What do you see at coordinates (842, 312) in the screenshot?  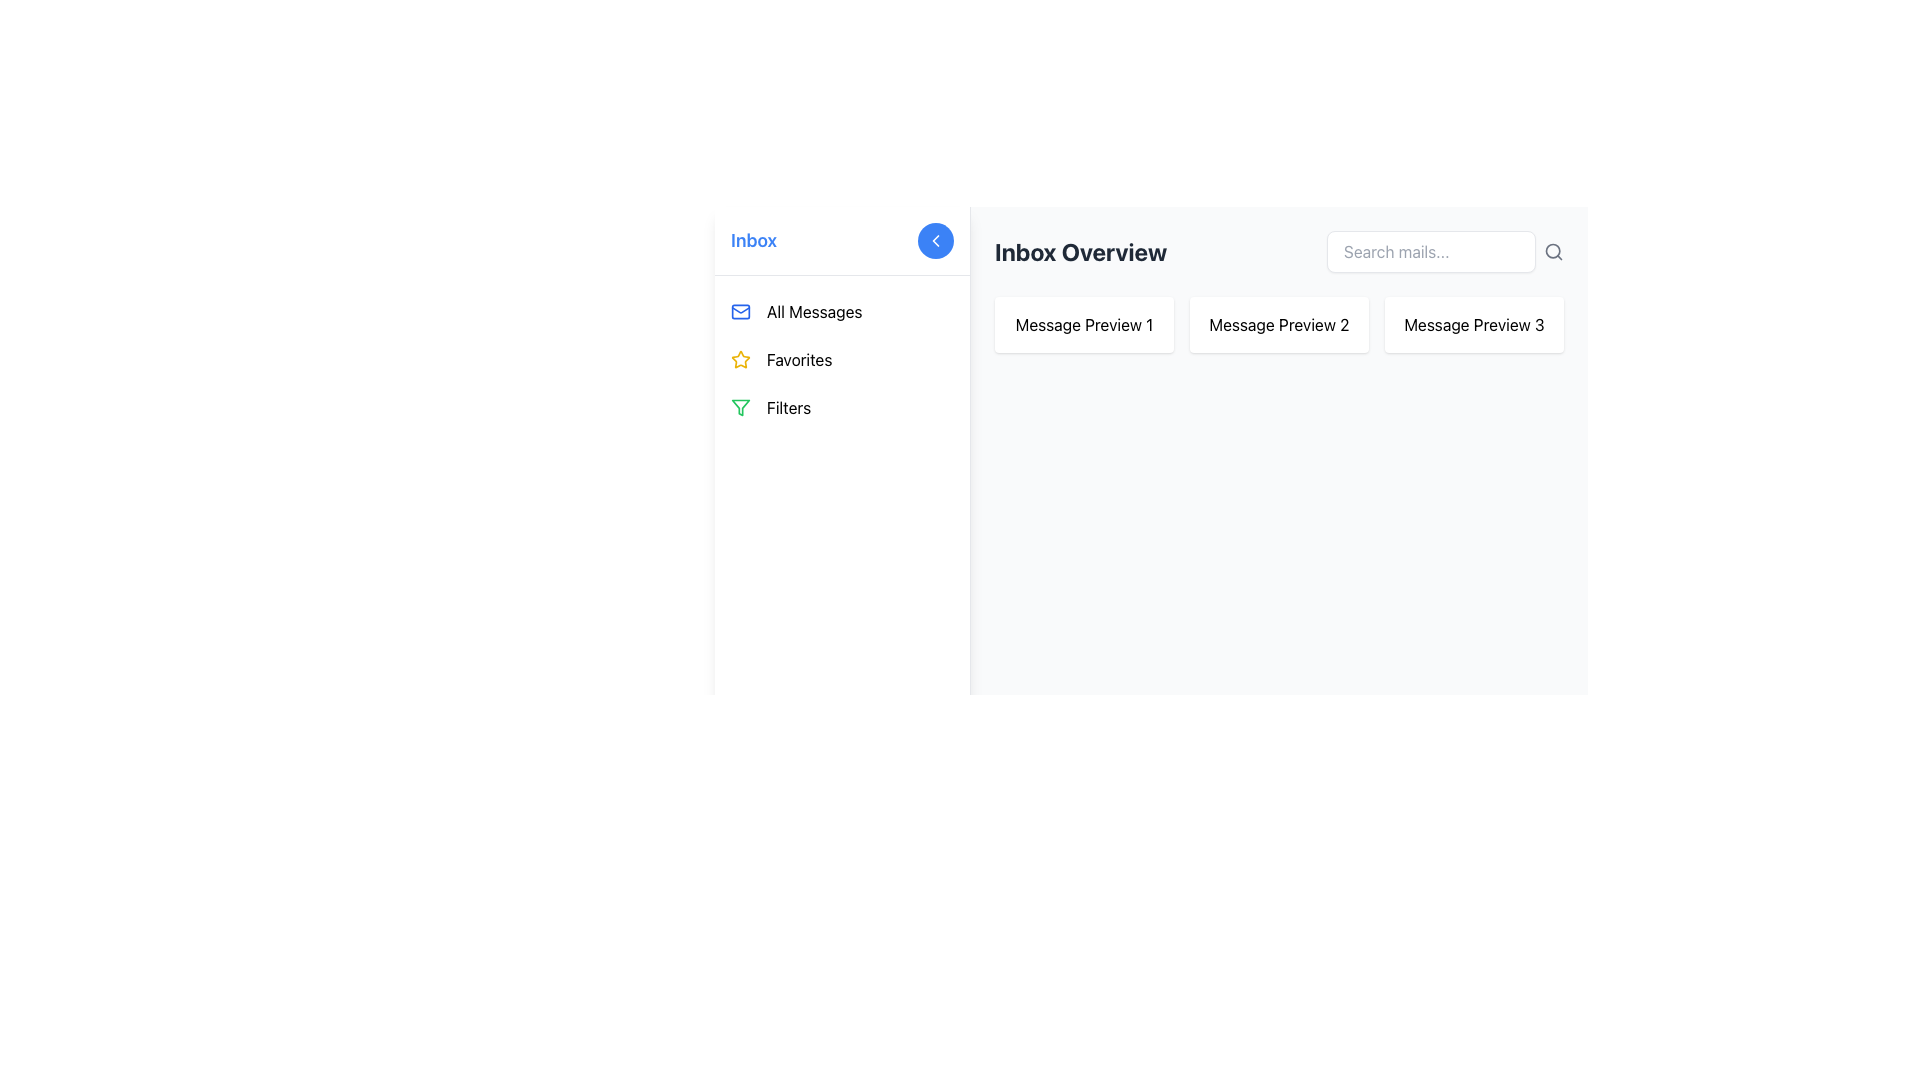 I see `the navigation button located in the left-side navigation bar` at bounding box center [842, 312].